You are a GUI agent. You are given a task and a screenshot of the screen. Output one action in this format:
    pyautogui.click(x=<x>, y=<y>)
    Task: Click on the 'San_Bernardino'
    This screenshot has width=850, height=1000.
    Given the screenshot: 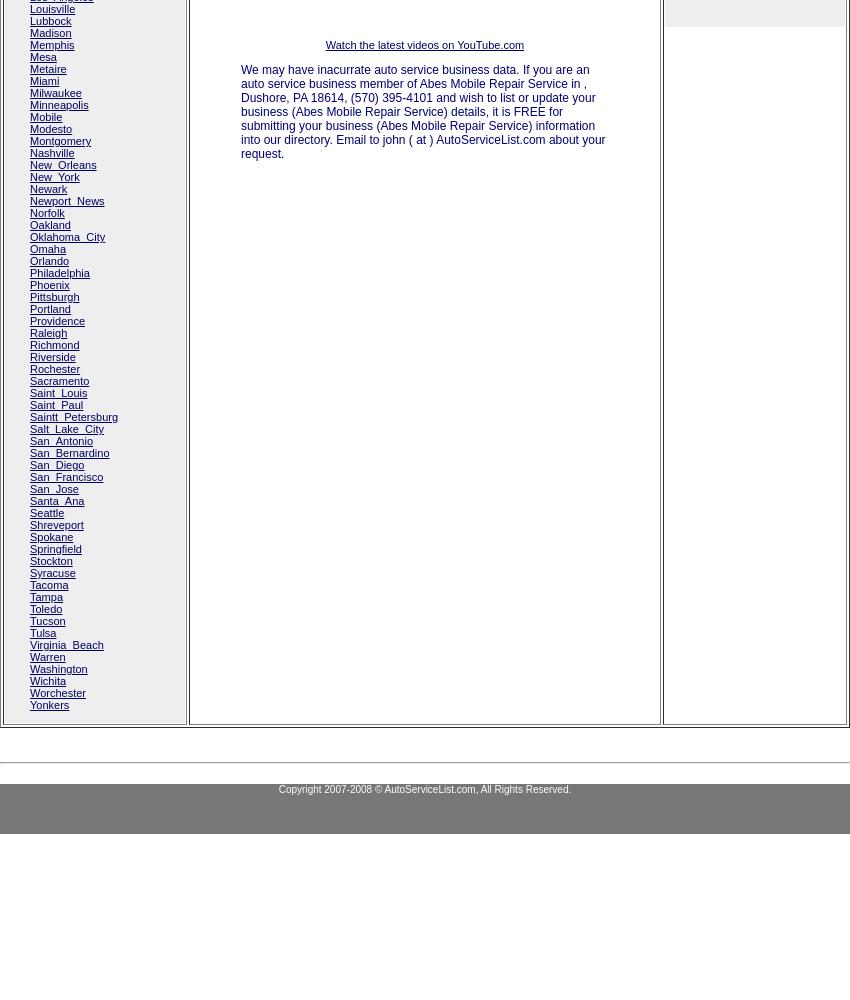 What is the action you would take?
    pyautogui.click(x=69, y=452)
    